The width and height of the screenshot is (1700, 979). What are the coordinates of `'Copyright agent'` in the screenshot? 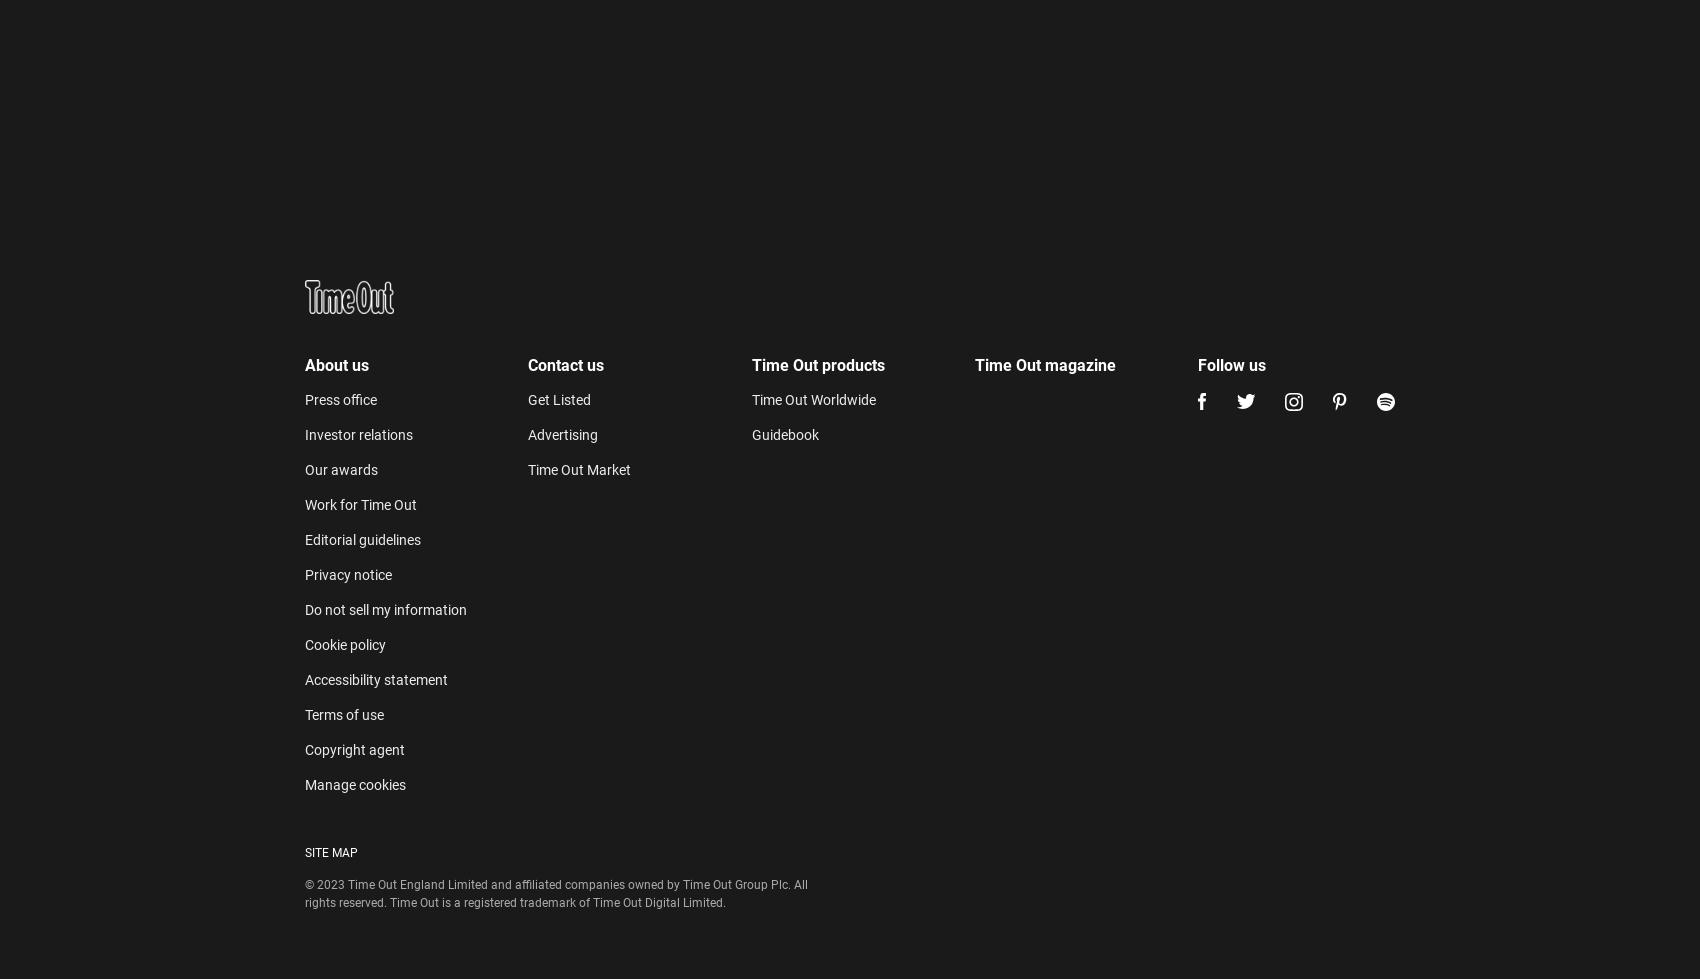 It's located at (353, 307).